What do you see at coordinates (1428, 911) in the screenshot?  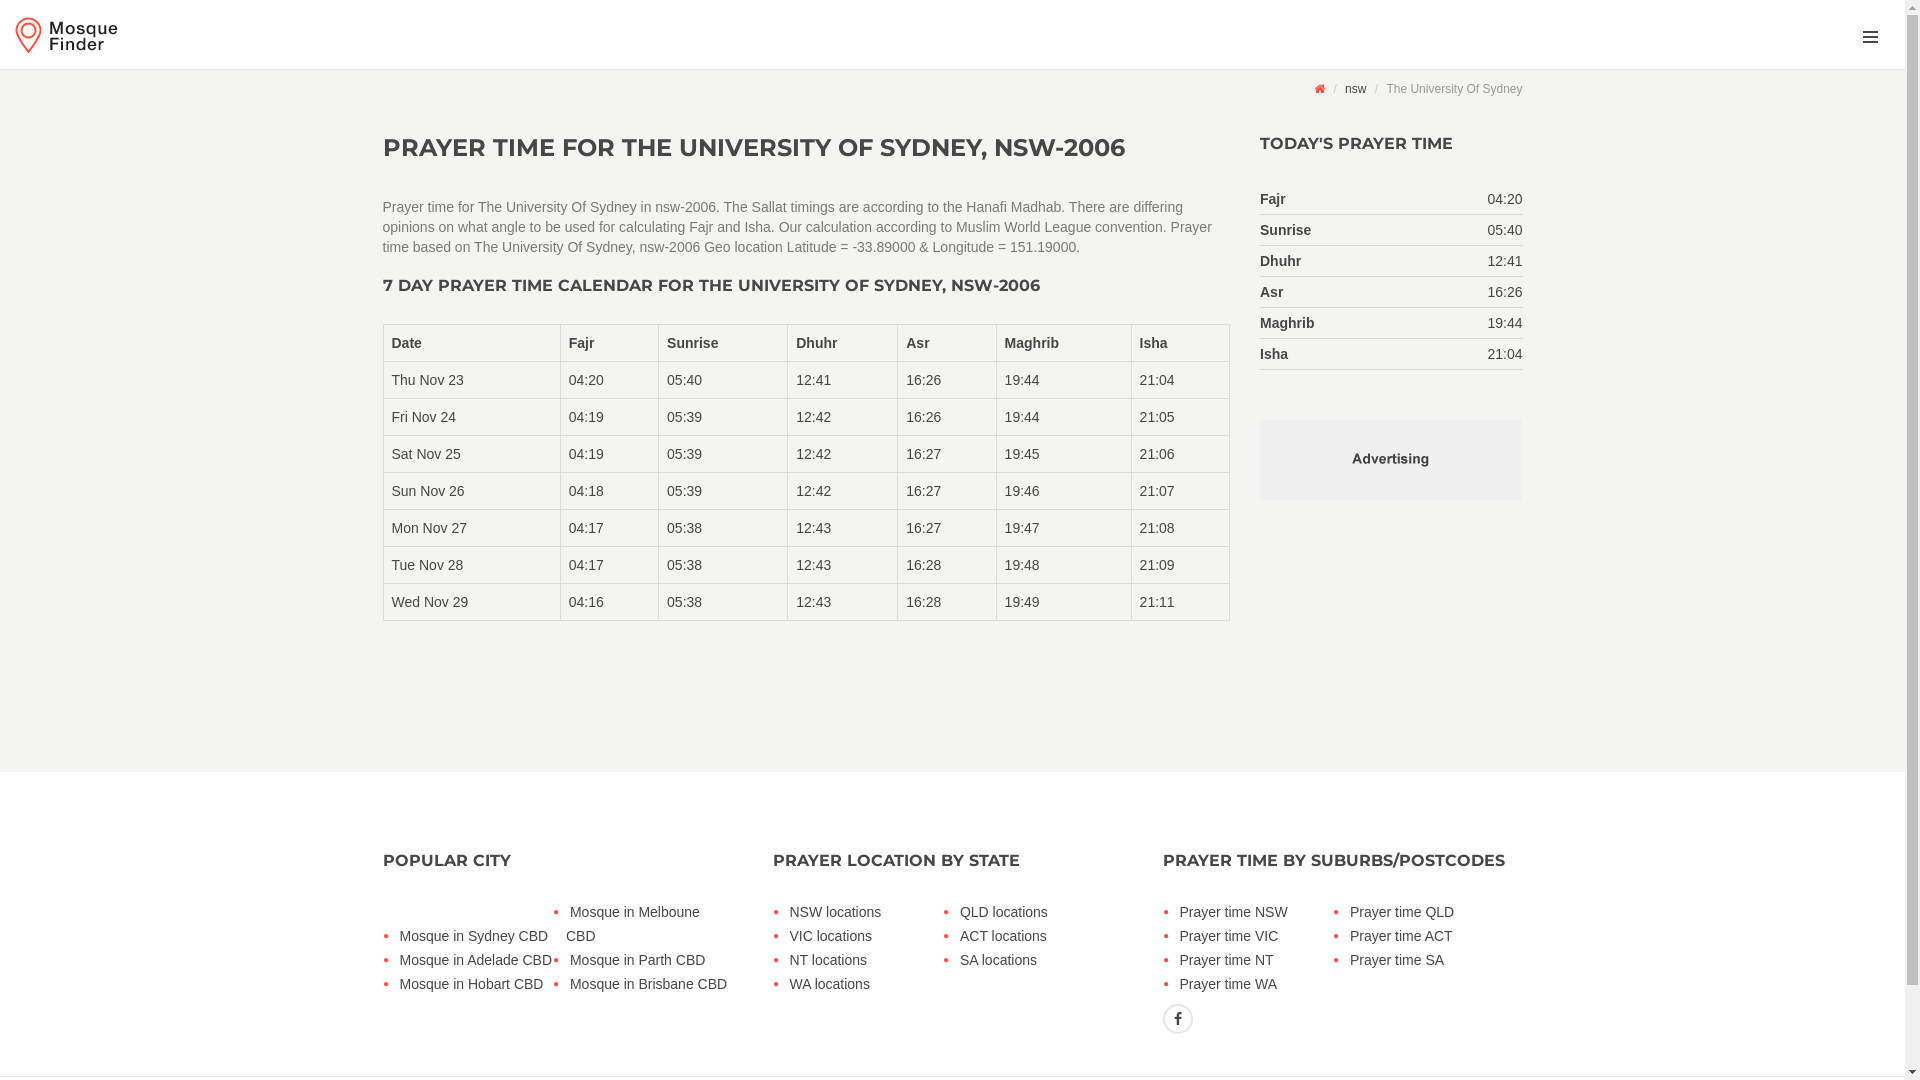 I see `'Prayer time QLD'` at bounding box center [1428, 911].